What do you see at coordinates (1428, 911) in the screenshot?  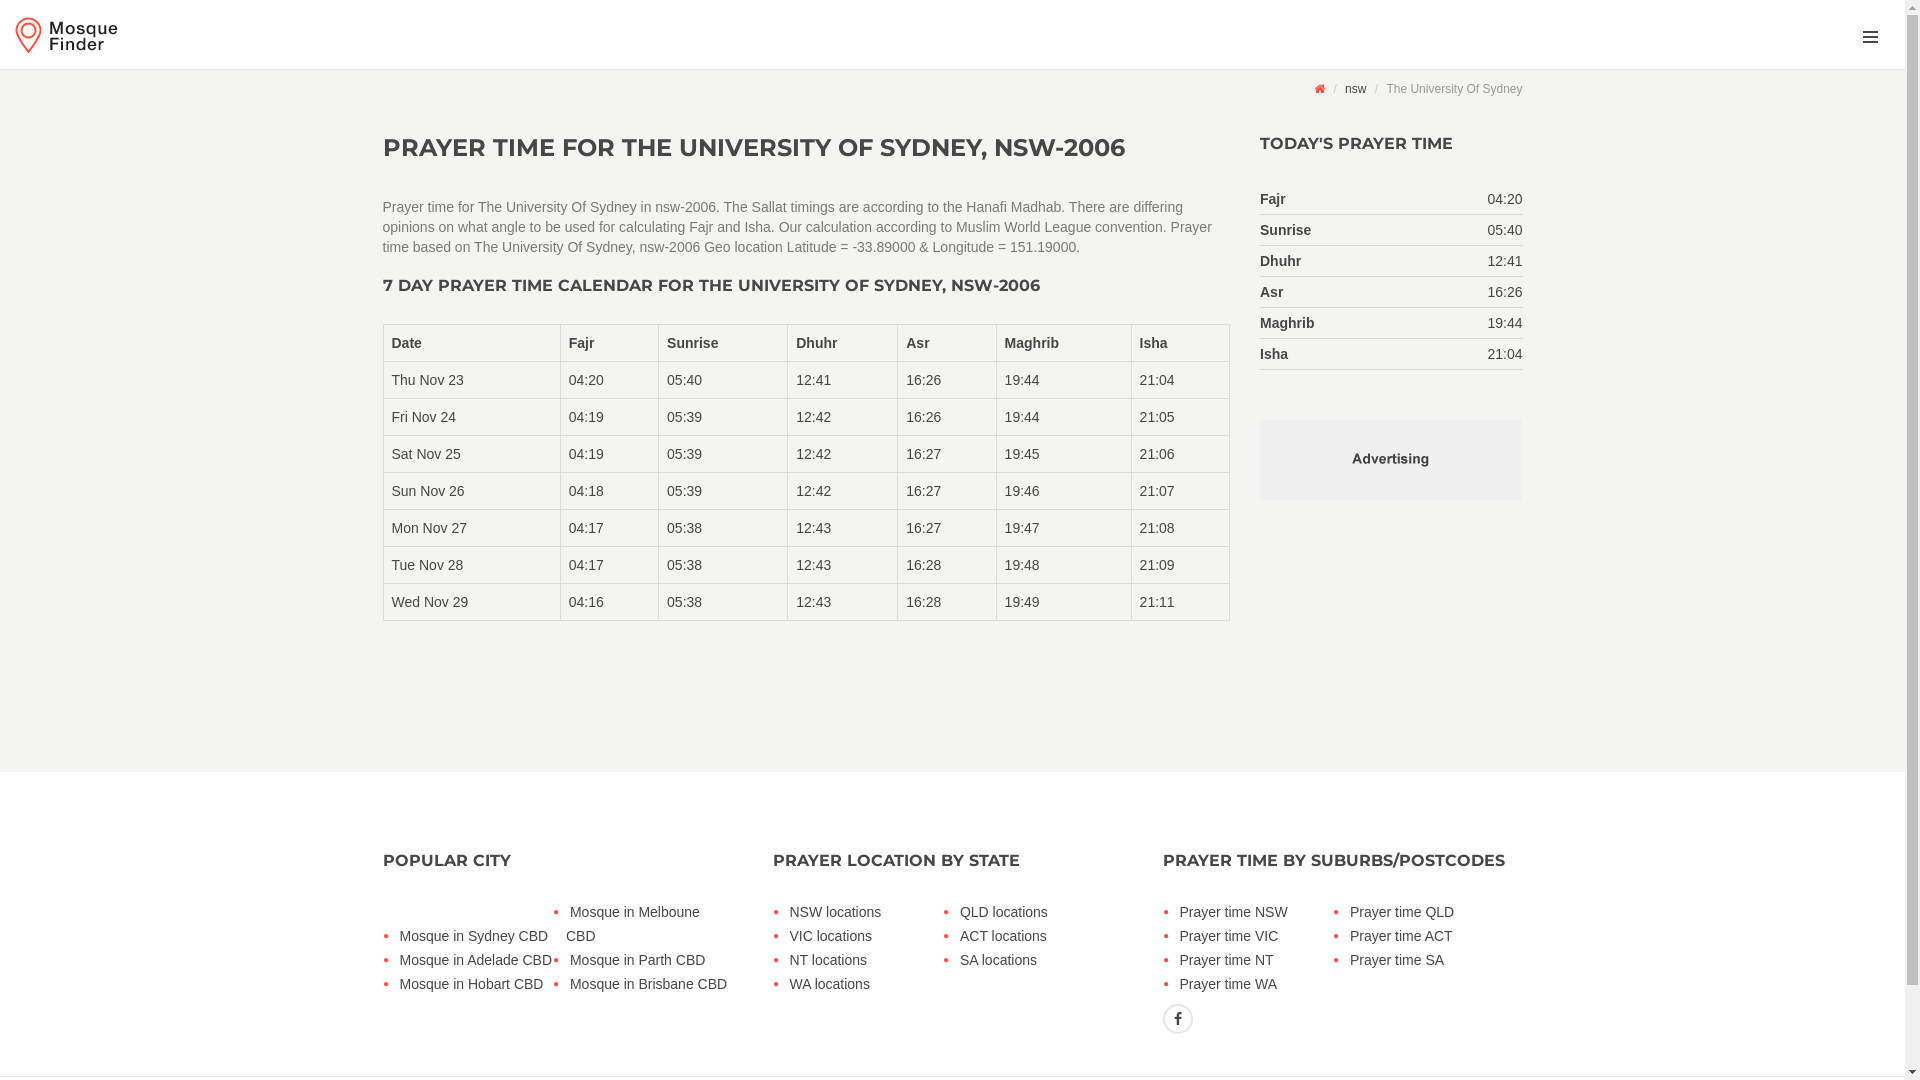 I see `'Prayer time QLD'` at bounding box center [1428, 911].